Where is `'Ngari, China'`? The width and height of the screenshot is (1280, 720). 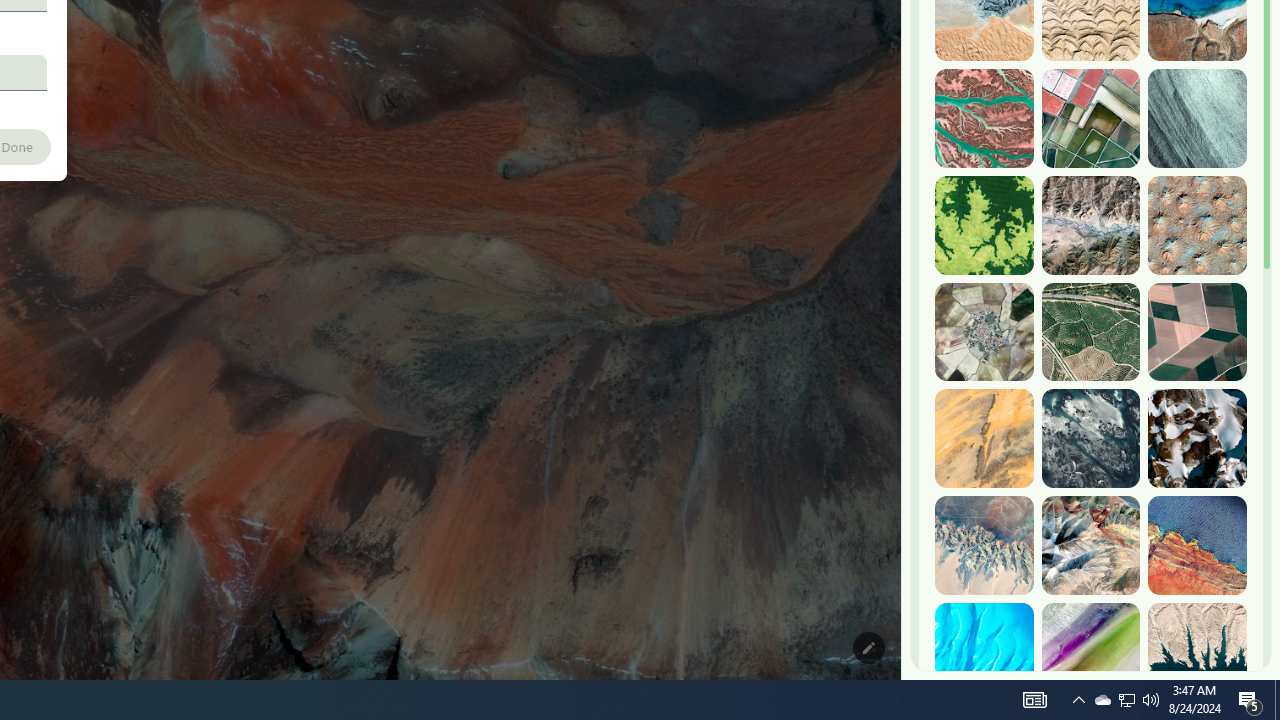
'Ngari, China' is located at coordinates (1089, 545).